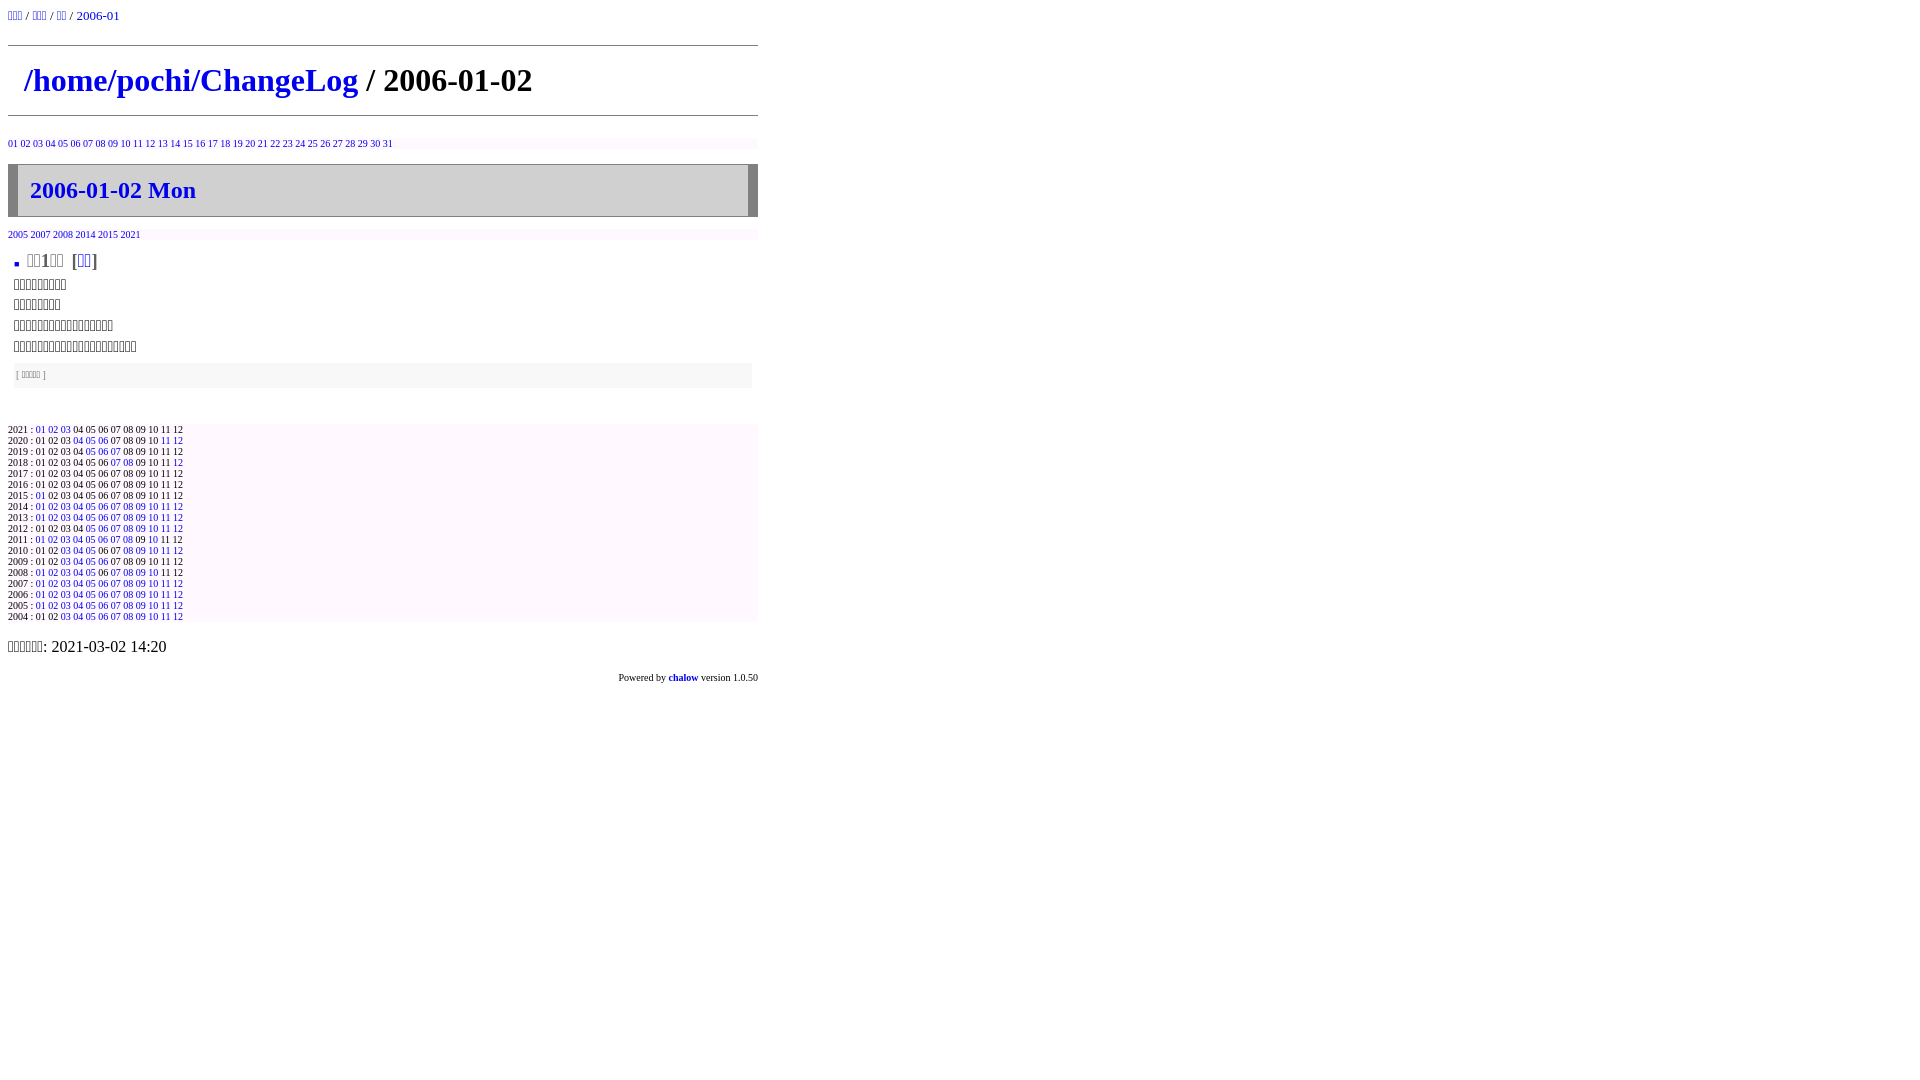 Image resolution: width=1920 pixels, height=1080 pixels. What do you see at coordinates (84, 538) in the screenshot?
I see `'05'` at bounding box center [84, 538].